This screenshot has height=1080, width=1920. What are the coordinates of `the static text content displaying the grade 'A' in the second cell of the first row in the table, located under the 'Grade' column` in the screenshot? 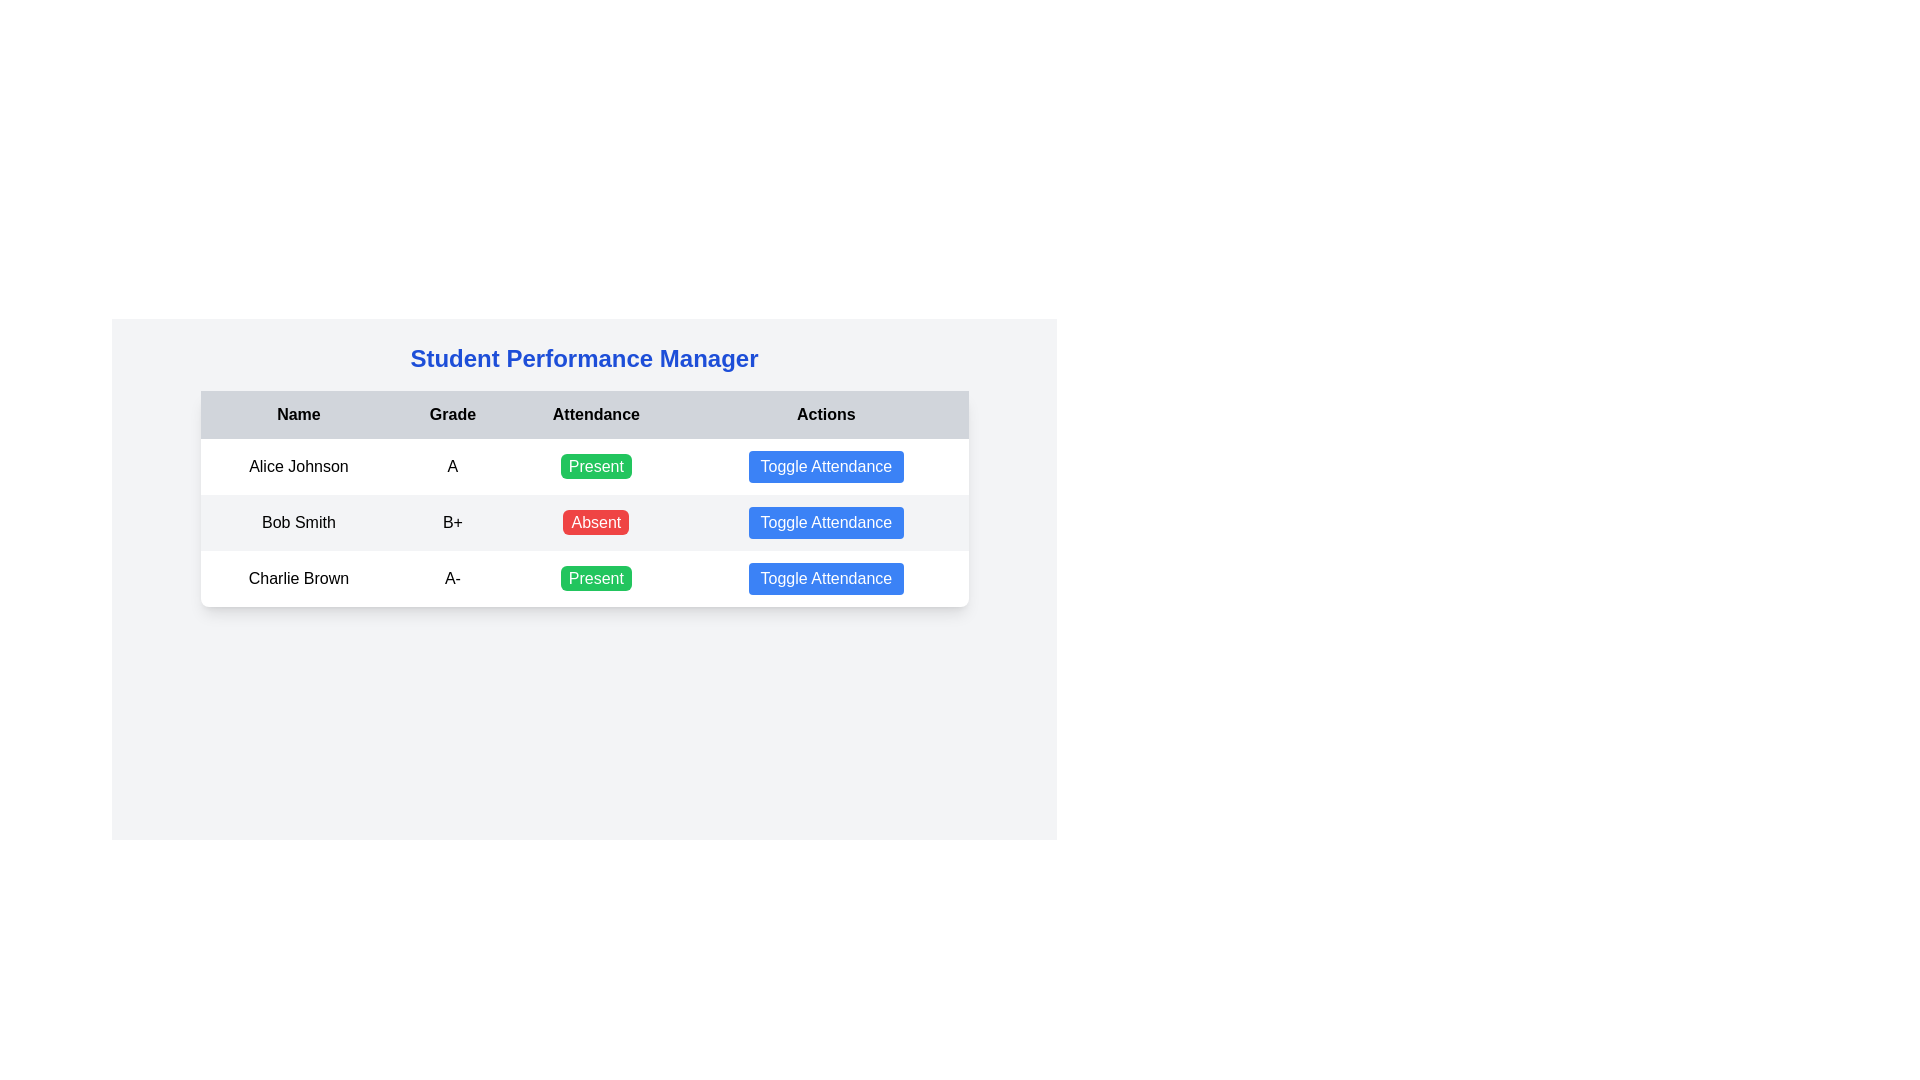 It's located at (451, 466).